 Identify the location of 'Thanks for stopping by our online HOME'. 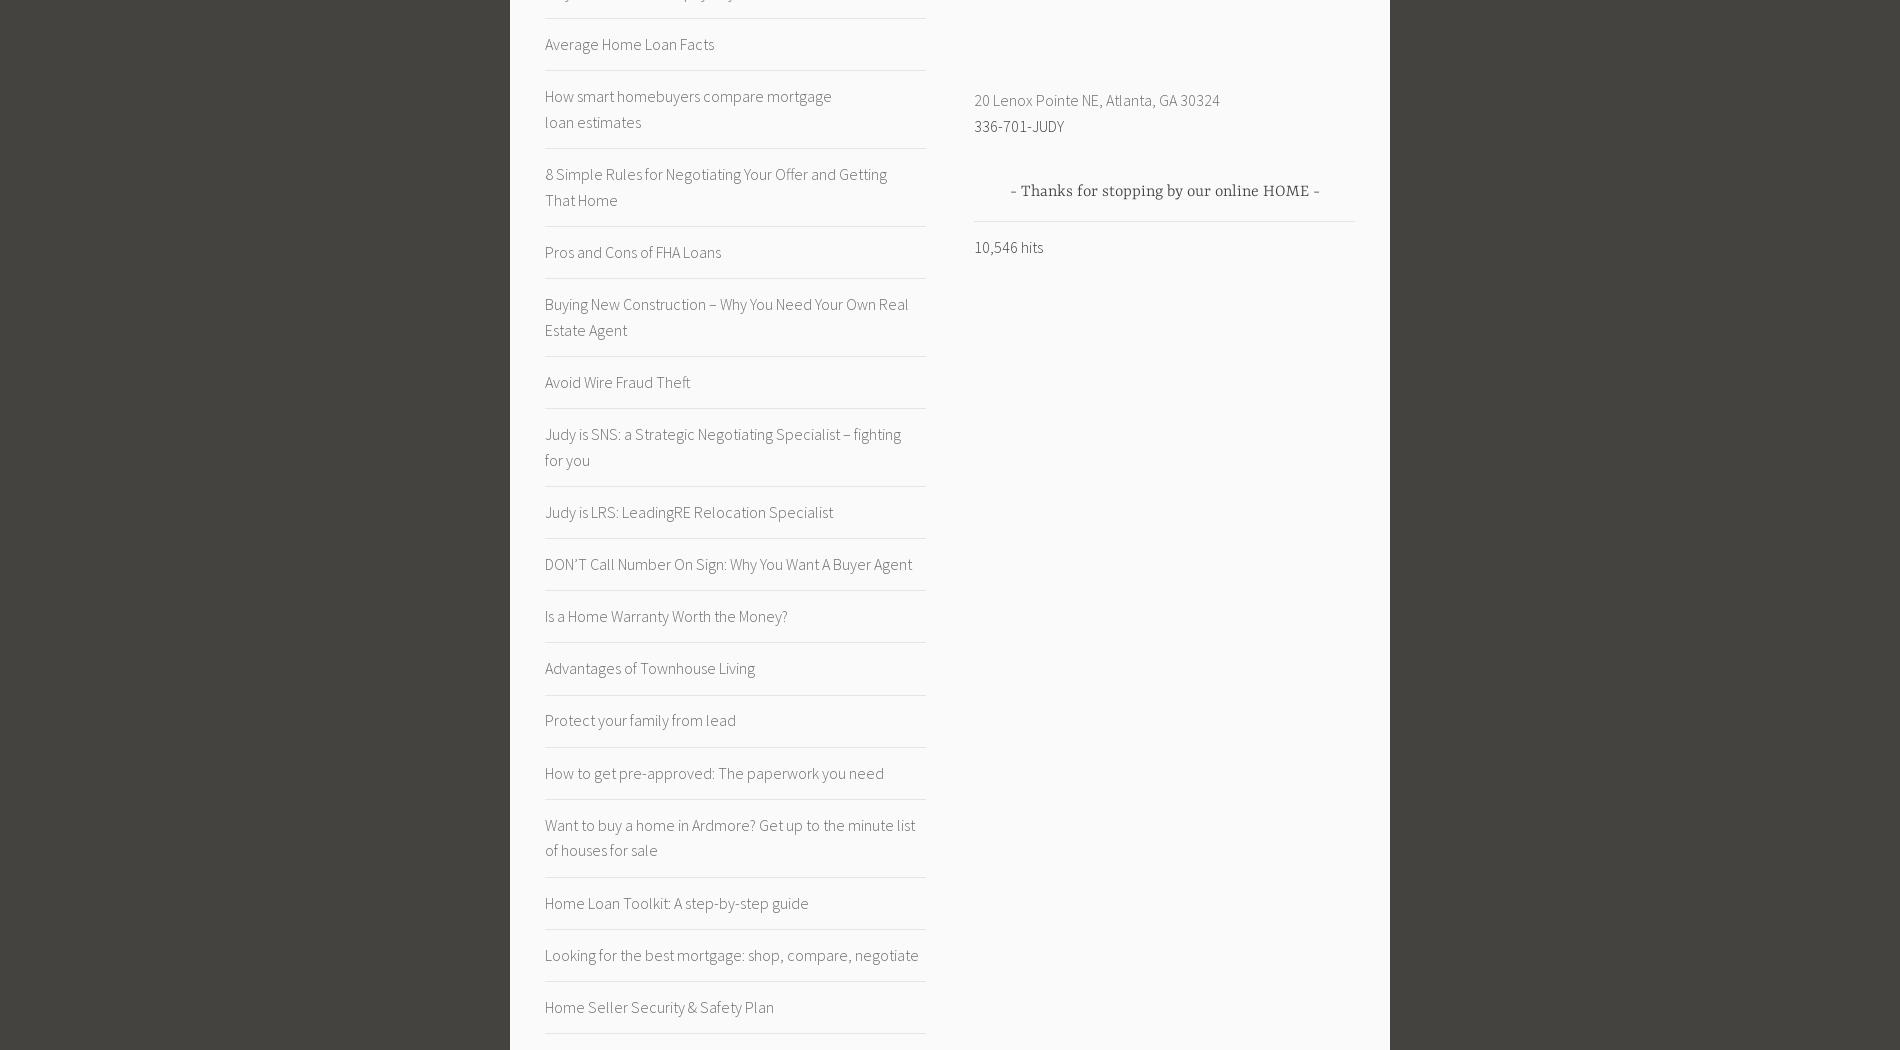
(1163, 189).